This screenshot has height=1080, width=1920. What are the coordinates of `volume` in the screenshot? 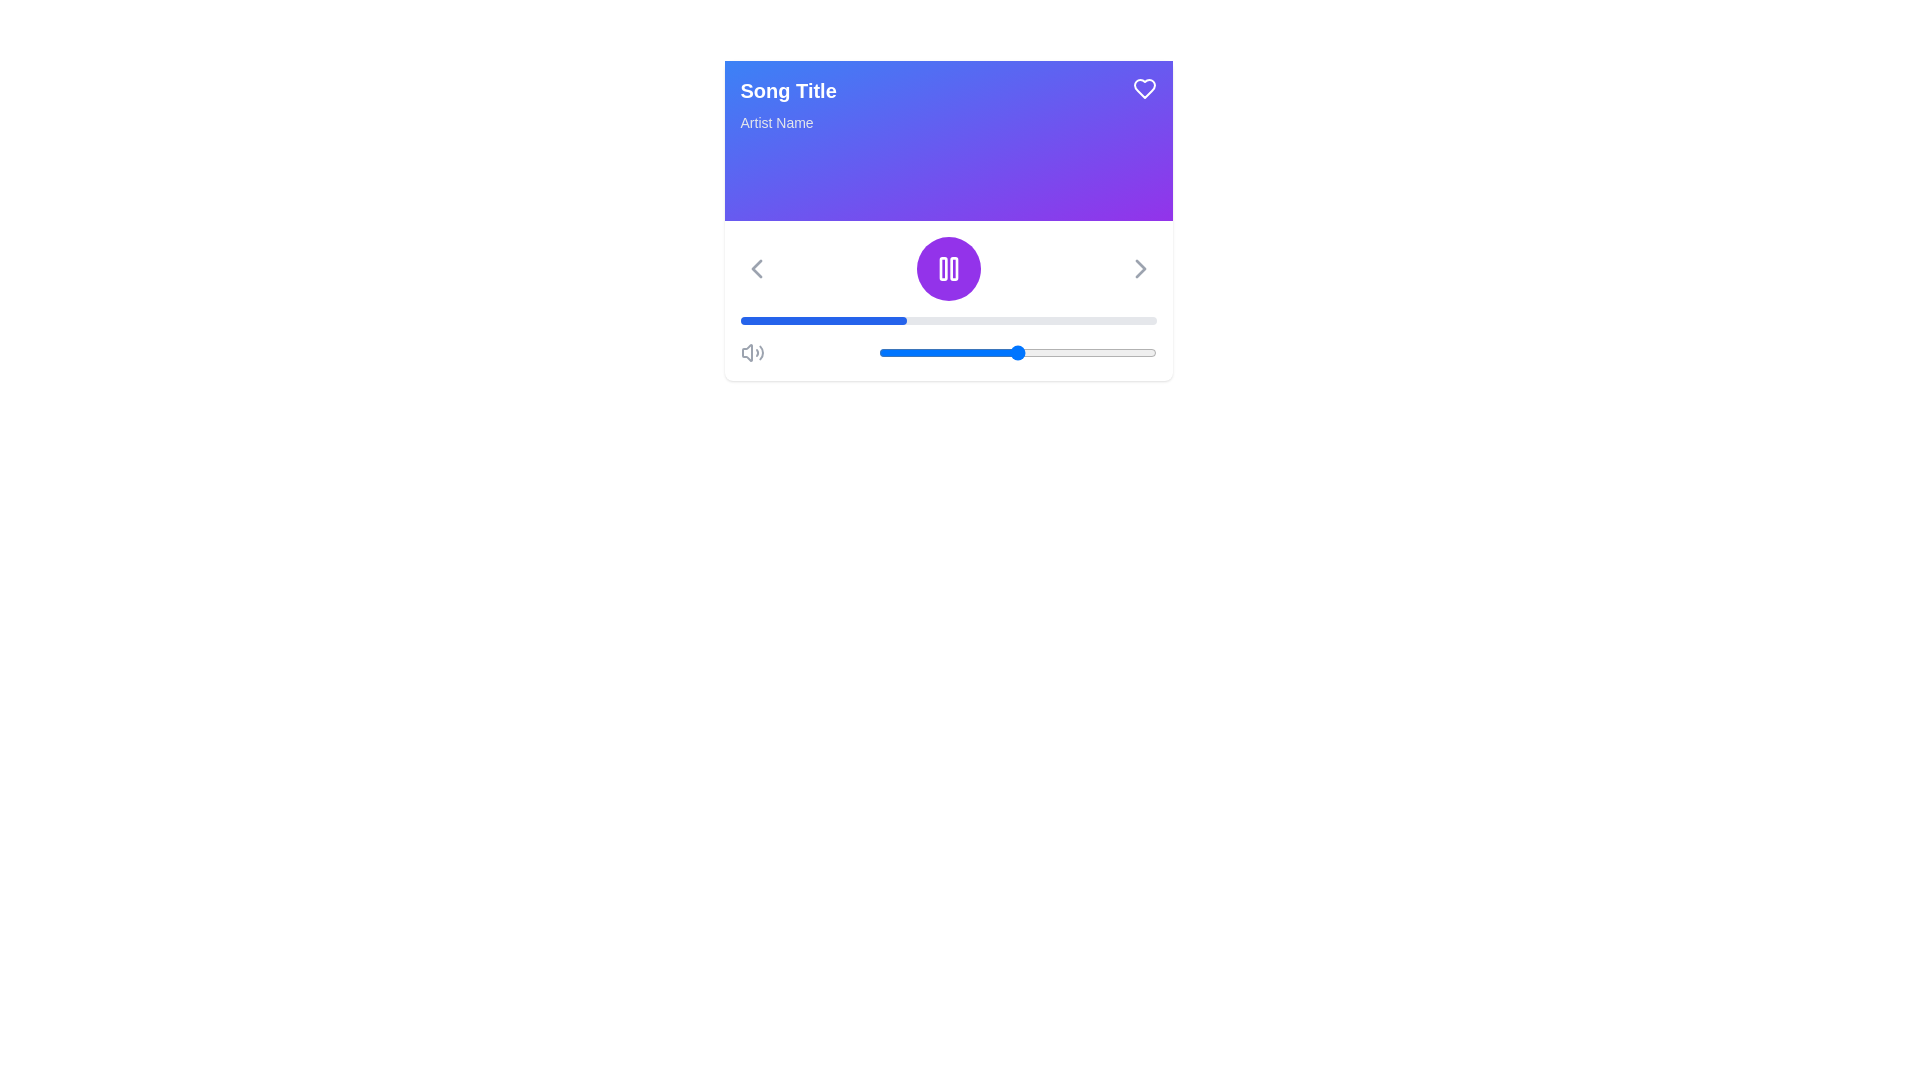 It's located at (883, 352).